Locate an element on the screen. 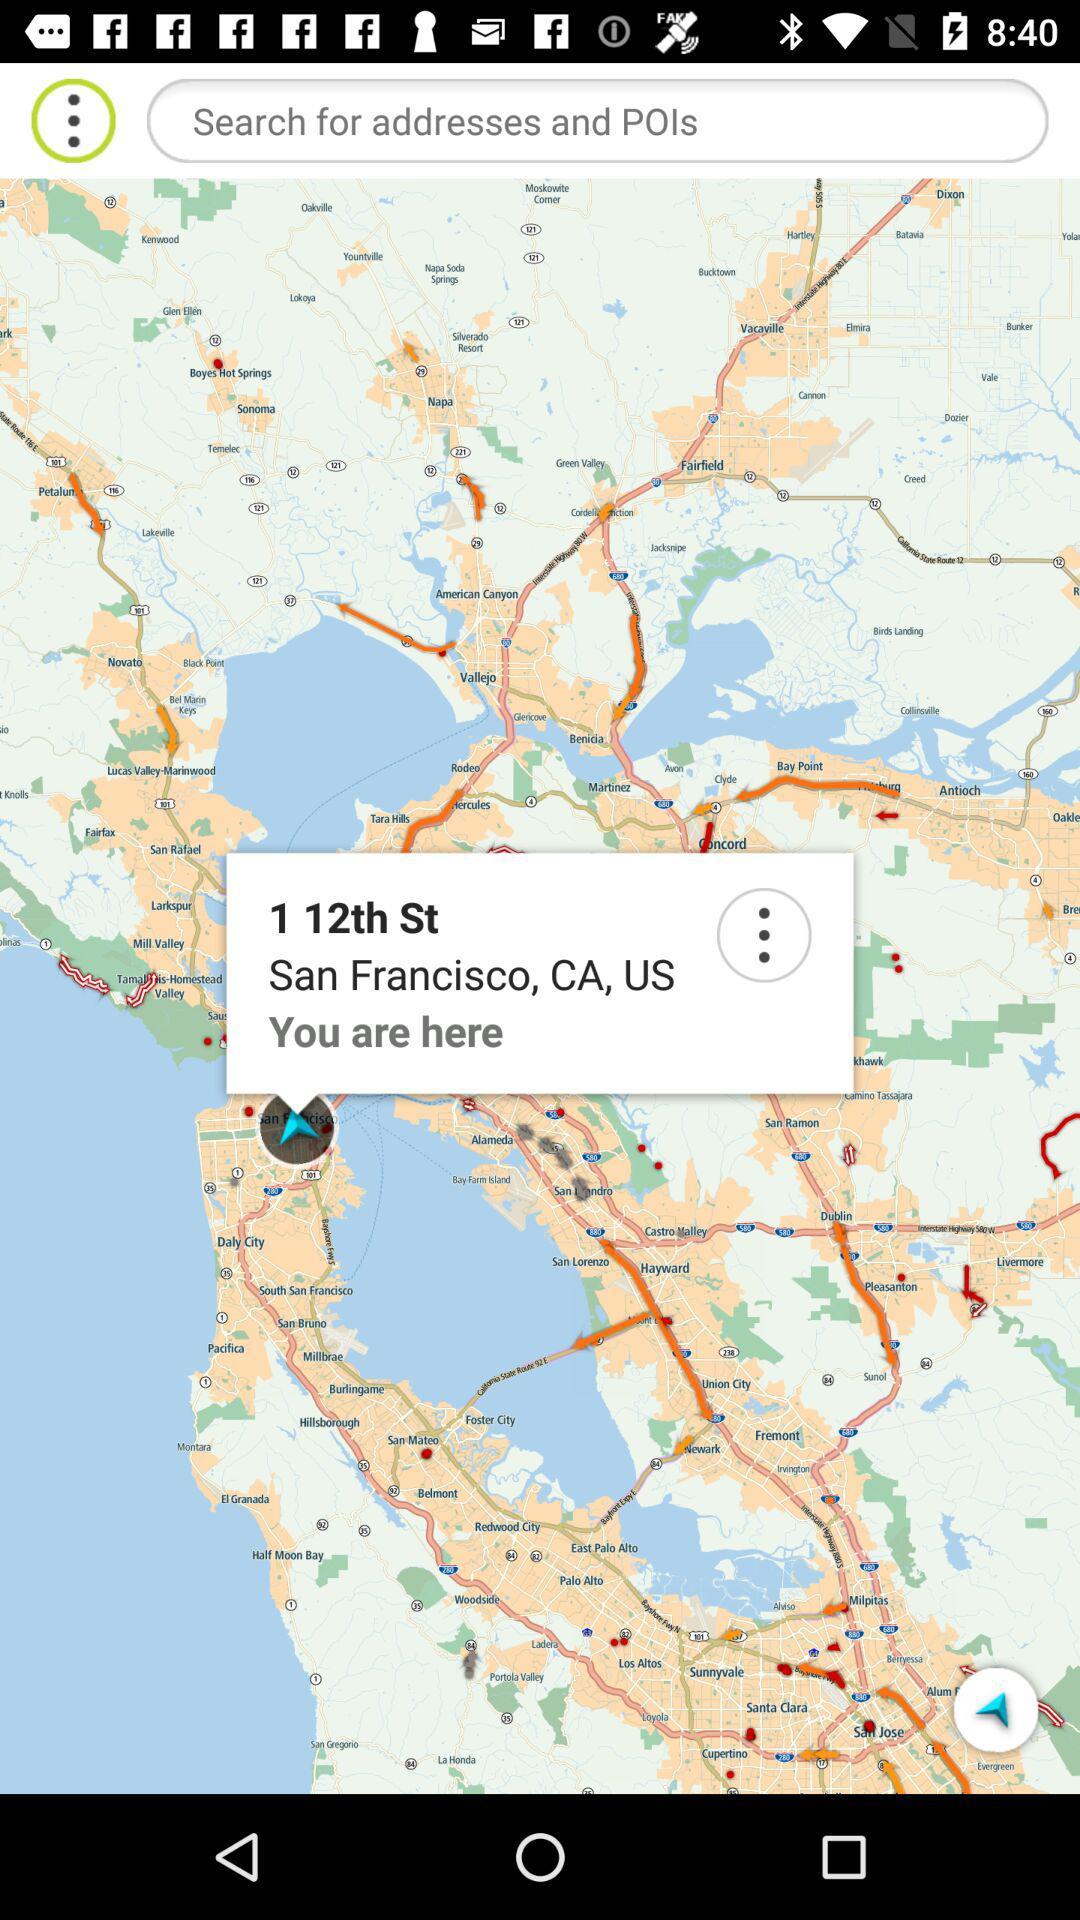 This screenshot has width=1080, height=1920. more option is located at coordinates (72, 119).